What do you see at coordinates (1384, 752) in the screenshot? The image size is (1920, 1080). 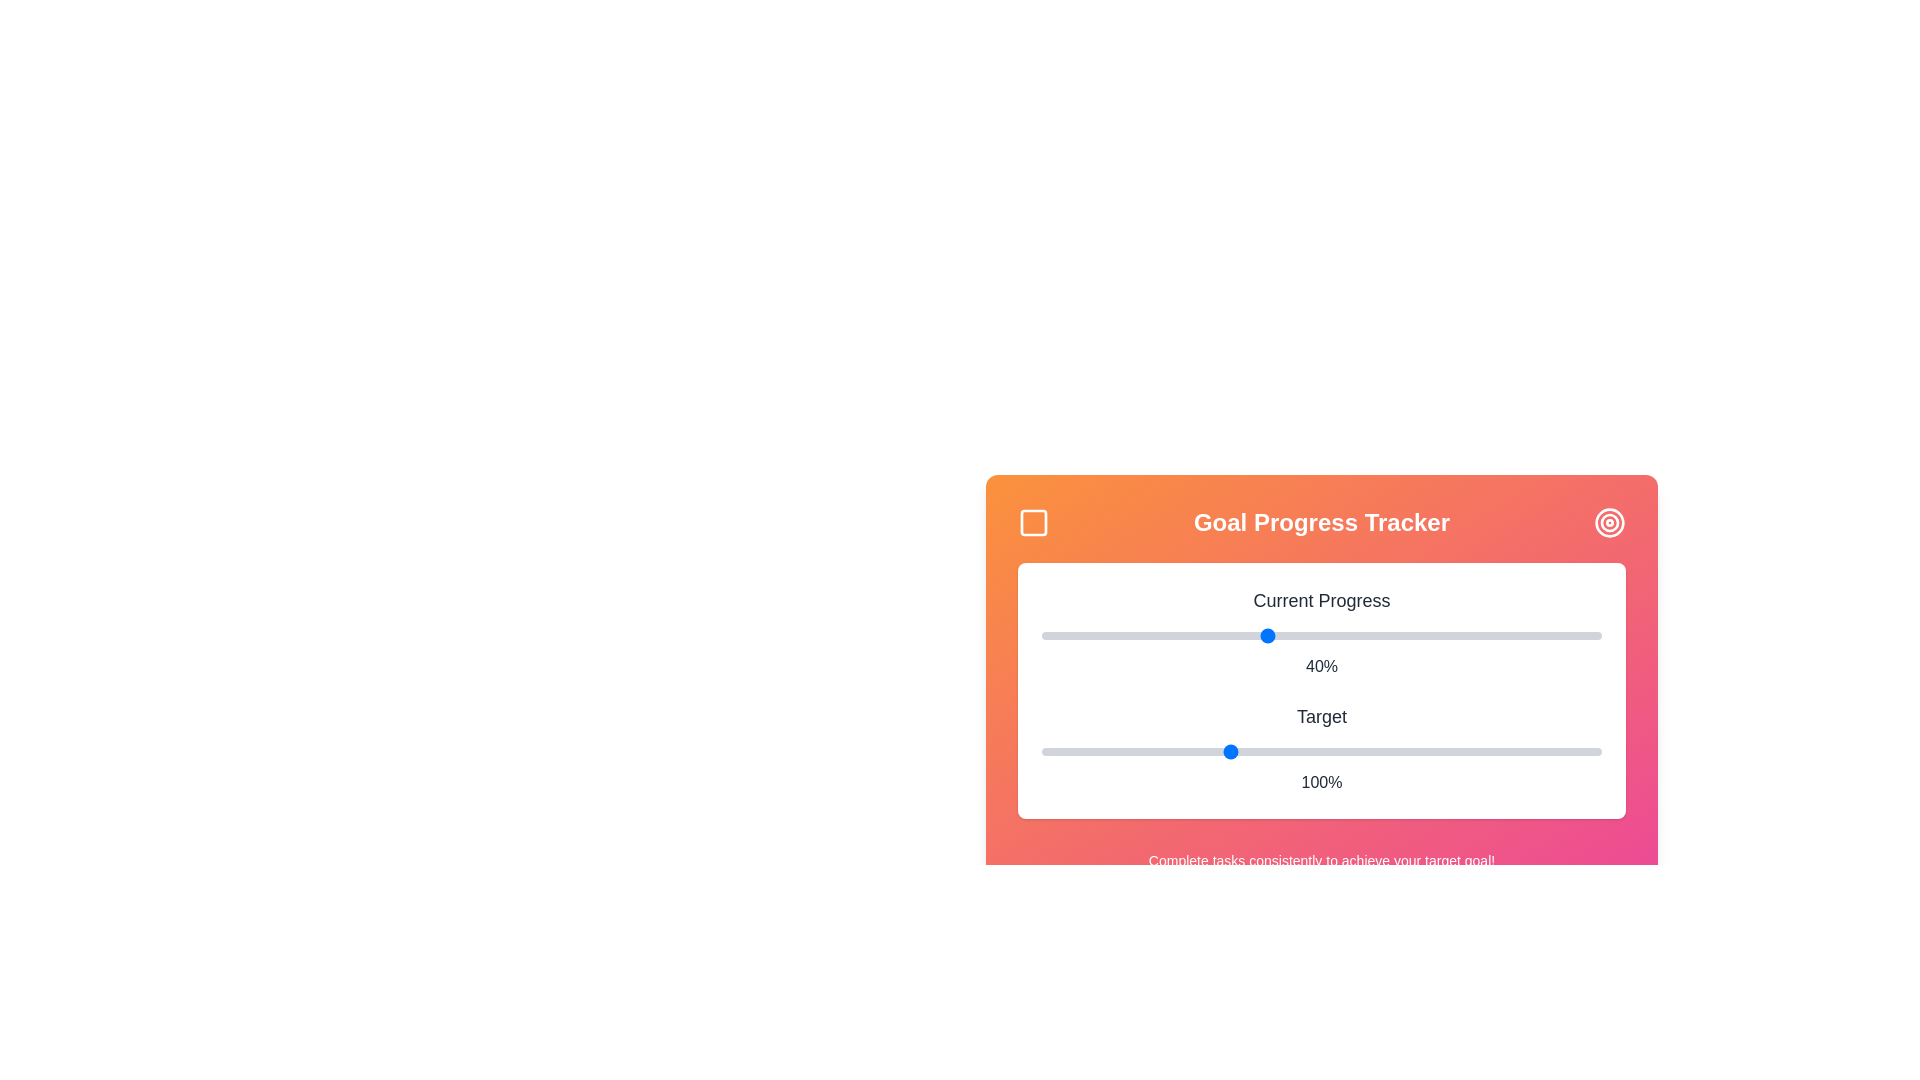 I see `the 'Target' slider to set its value to 142` at bounding box center [1384, 752].